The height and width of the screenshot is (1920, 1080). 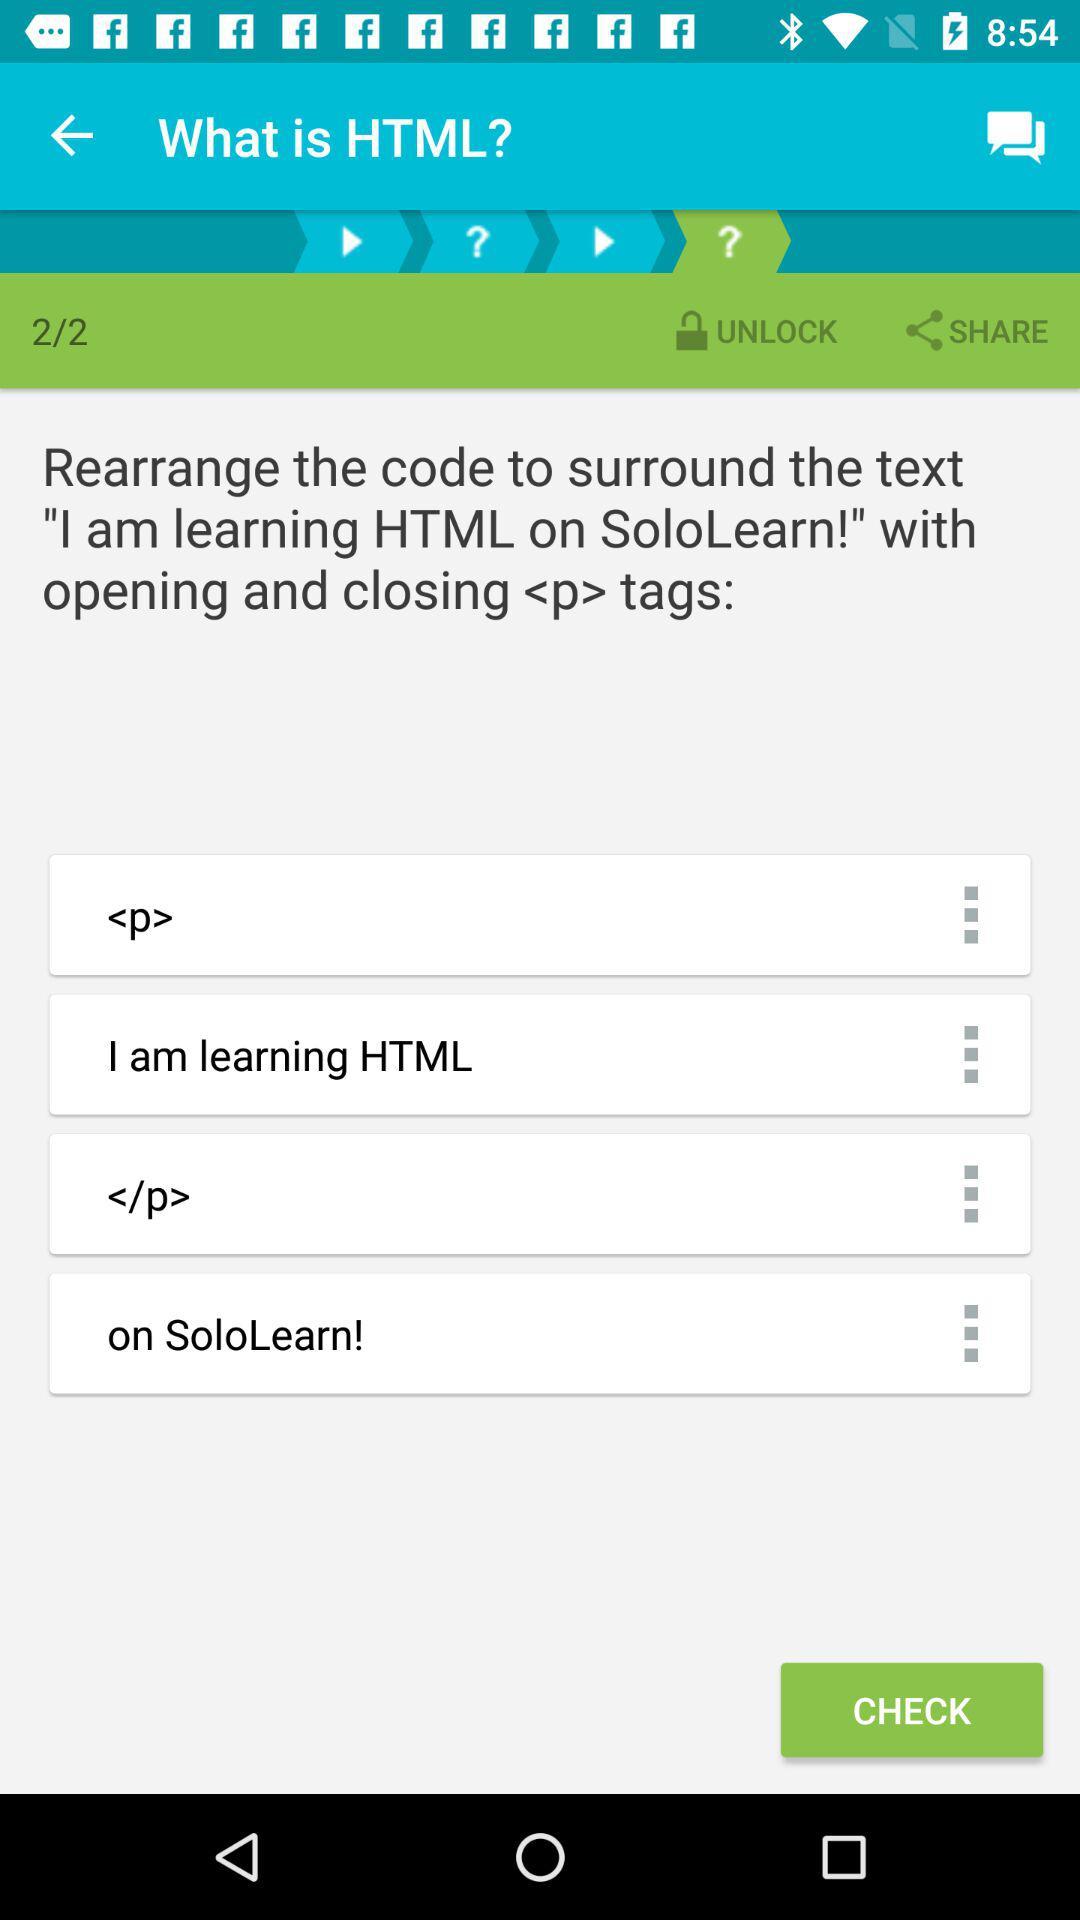 What do you see at coordinates (601, 240) in the screenshot?
I see `lesson` at bounding box center [601, 240].